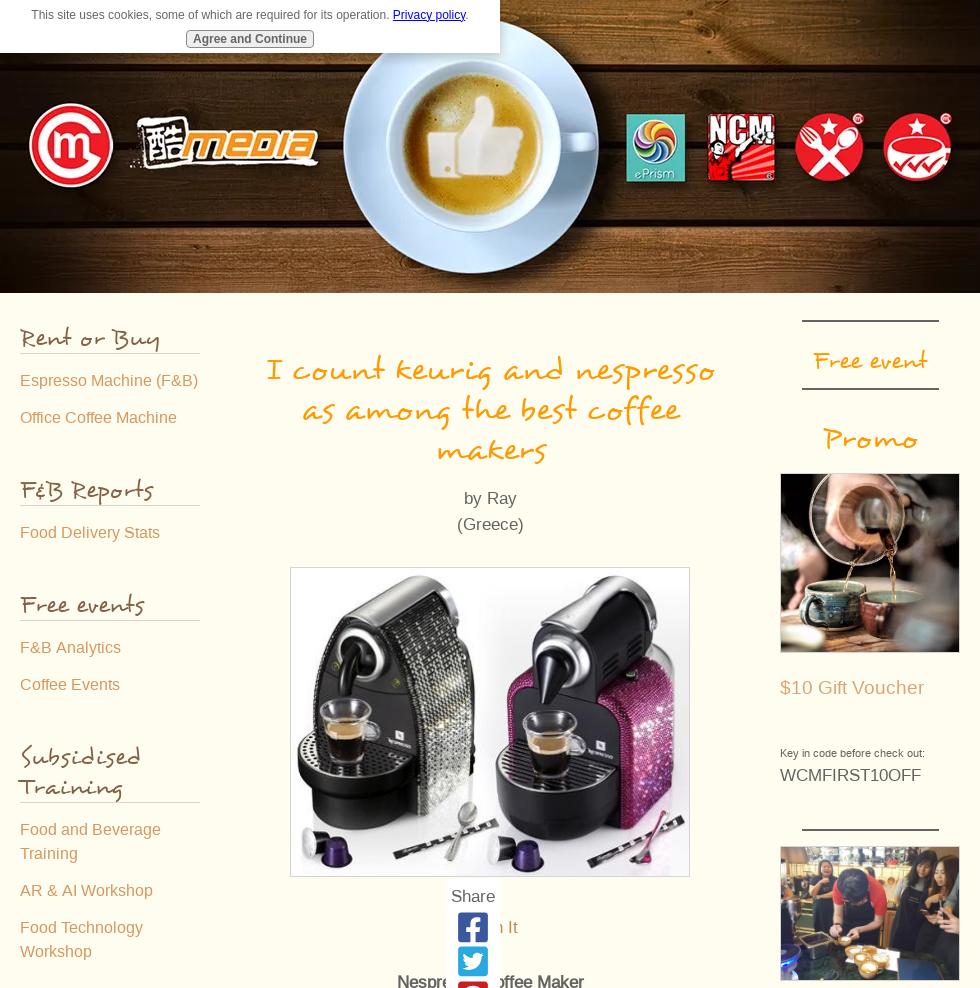  I want to click on 'AR & AI Workshop', so click(19, 889).